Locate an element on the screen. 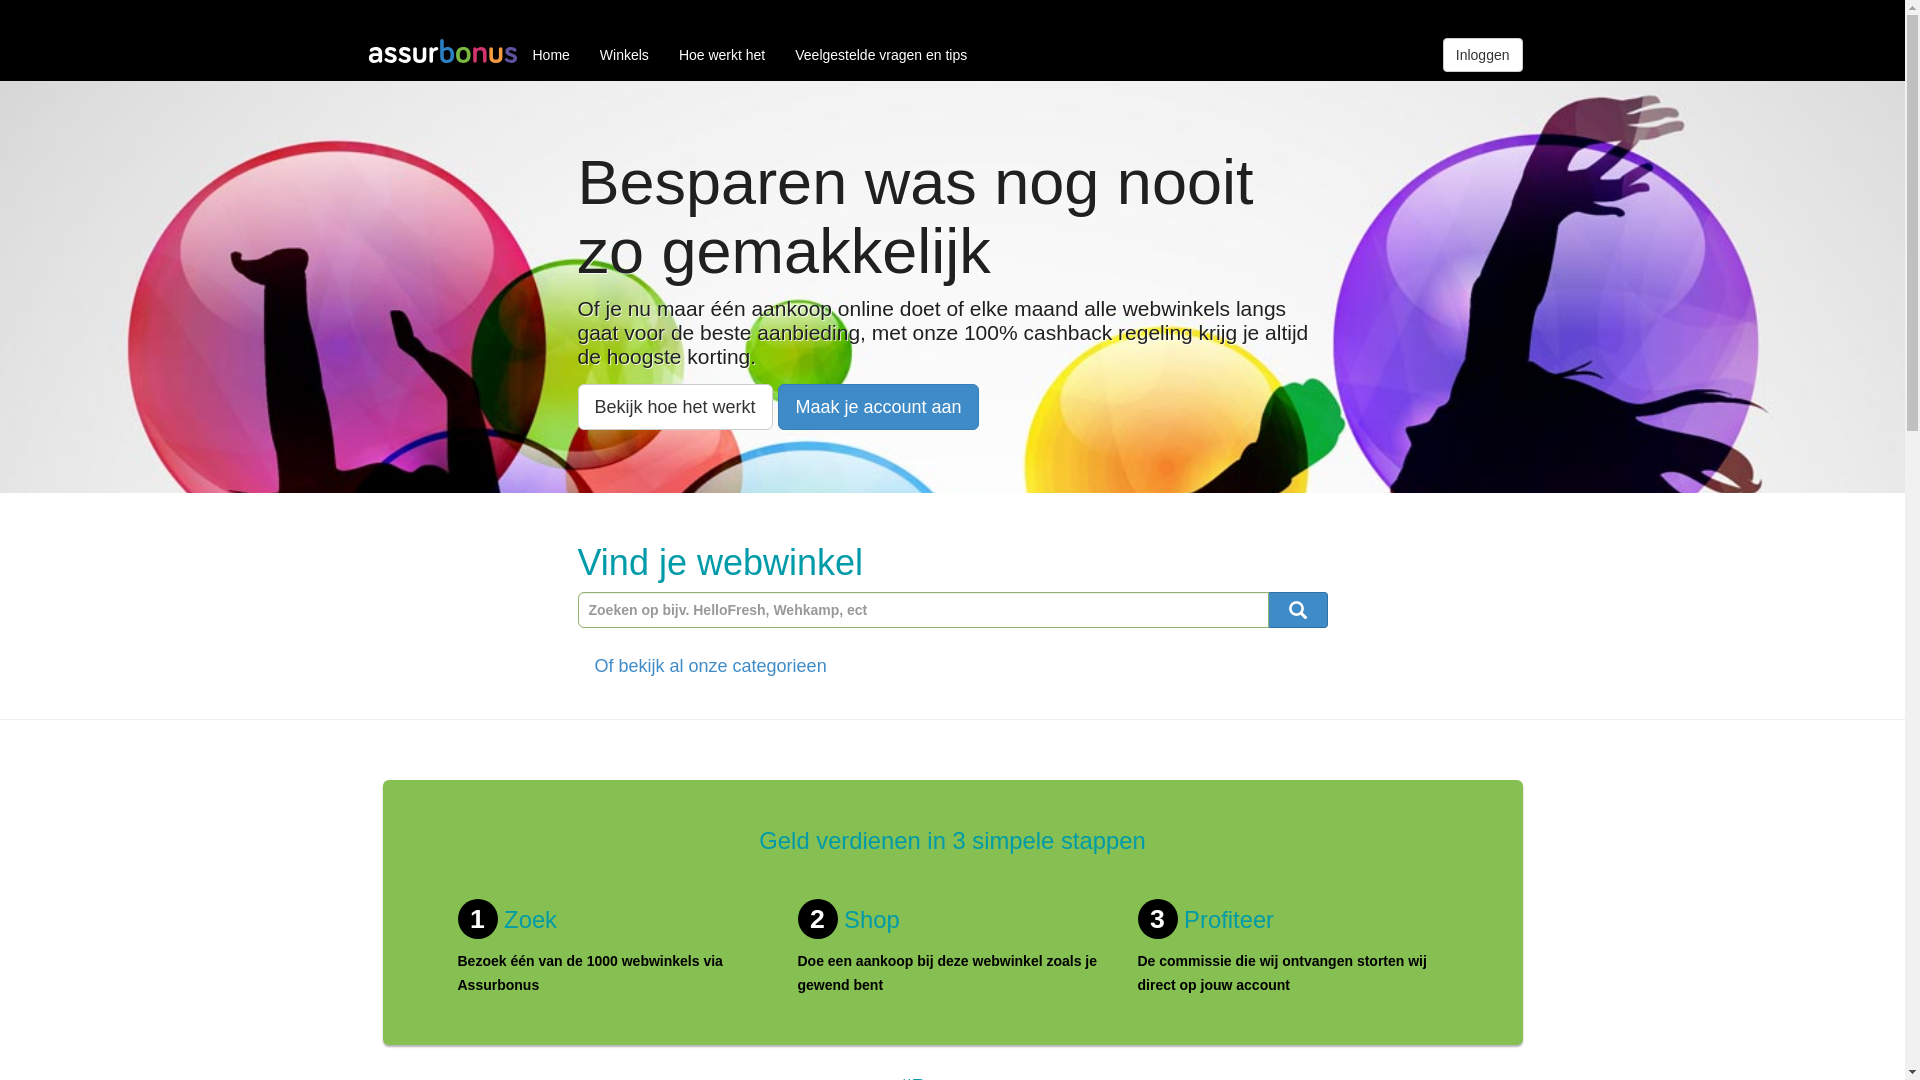 The height and width of the screenshot is (1080, 1920). 'Bekijk hoe het werkt' is located at coordinates (675, 406).